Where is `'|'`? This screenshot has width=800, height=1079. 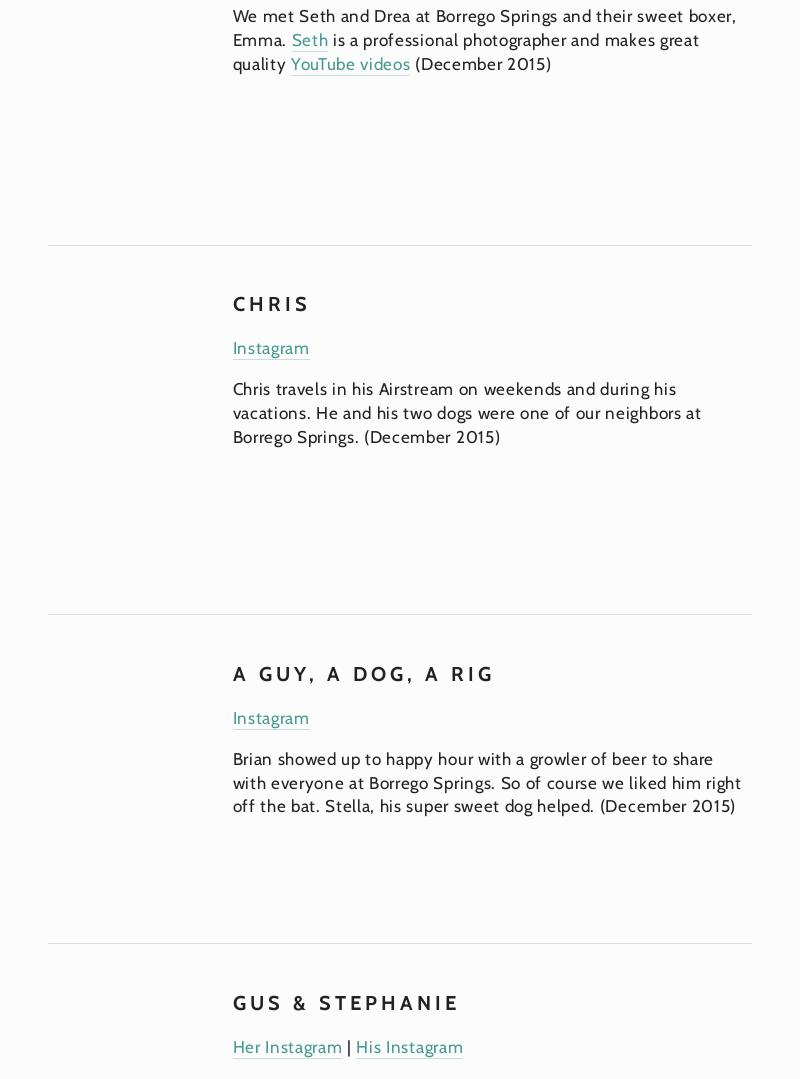
'|' is located at coordinates (349, 1044).